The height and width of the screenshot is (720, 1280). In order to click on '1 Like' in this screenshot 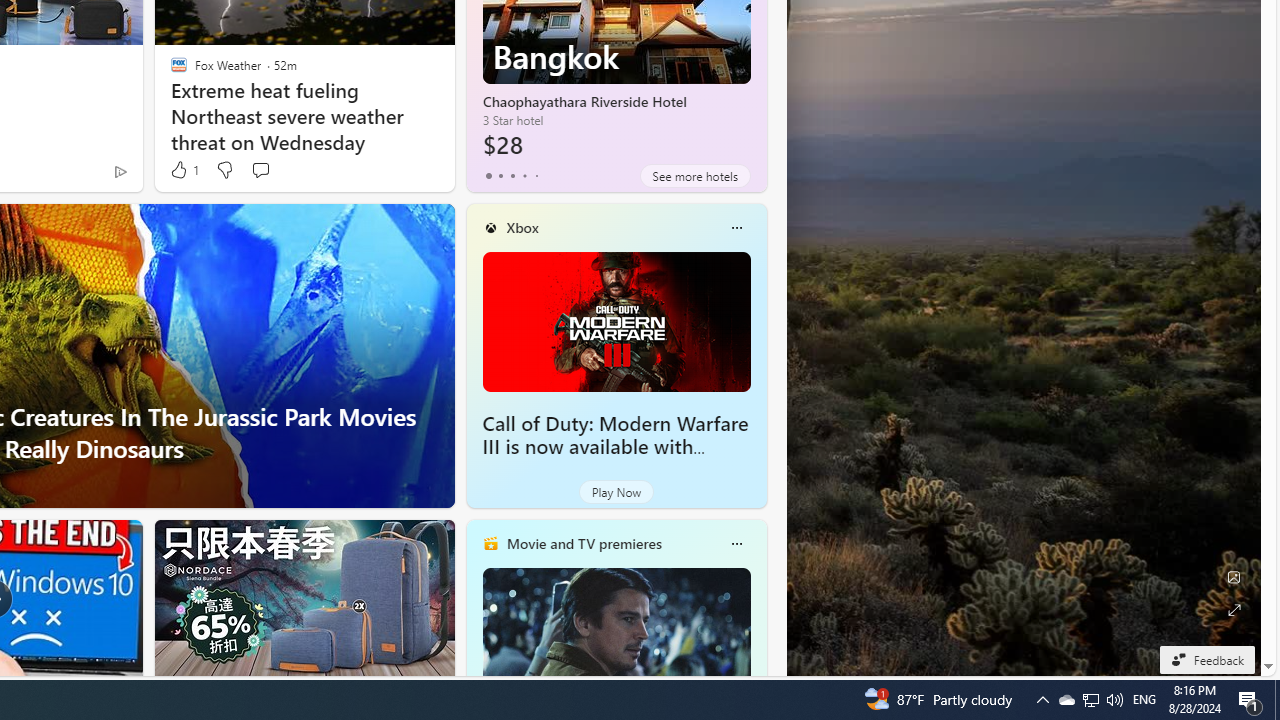, I will do `click(183, 169)`.